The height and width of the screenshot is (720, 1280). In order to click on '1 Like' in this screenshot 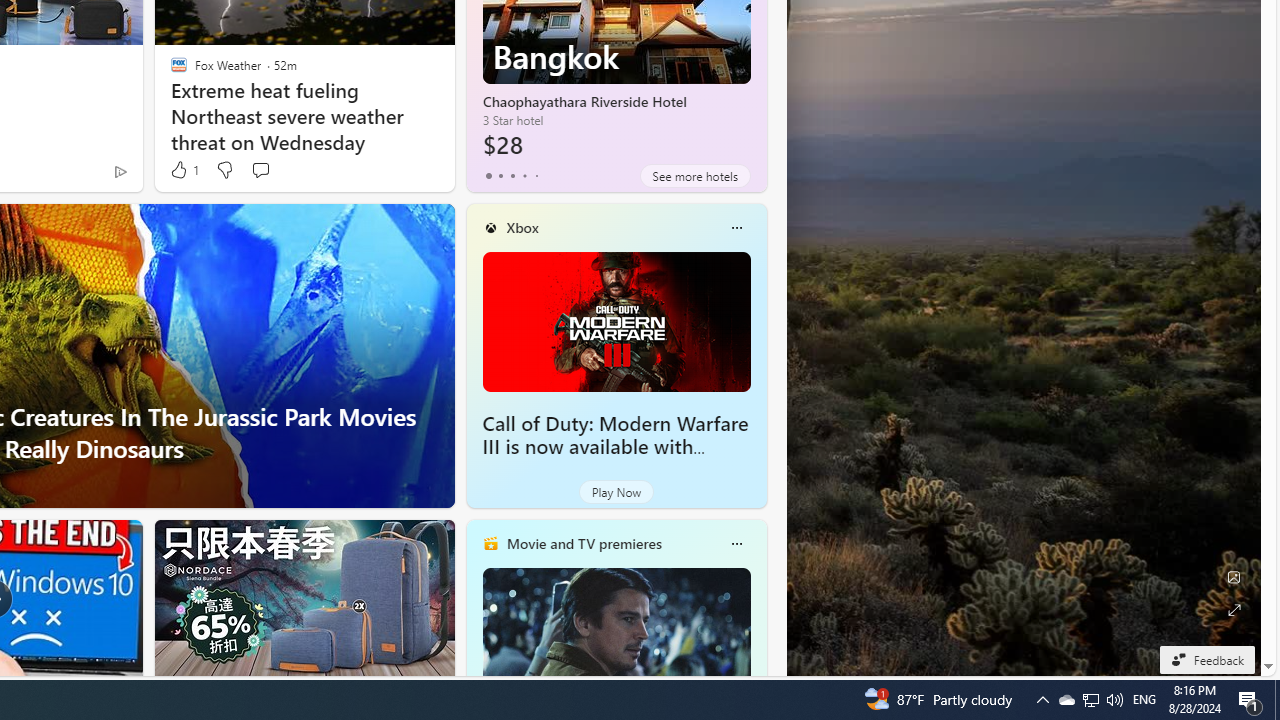, I will do `click(183, 169)`.